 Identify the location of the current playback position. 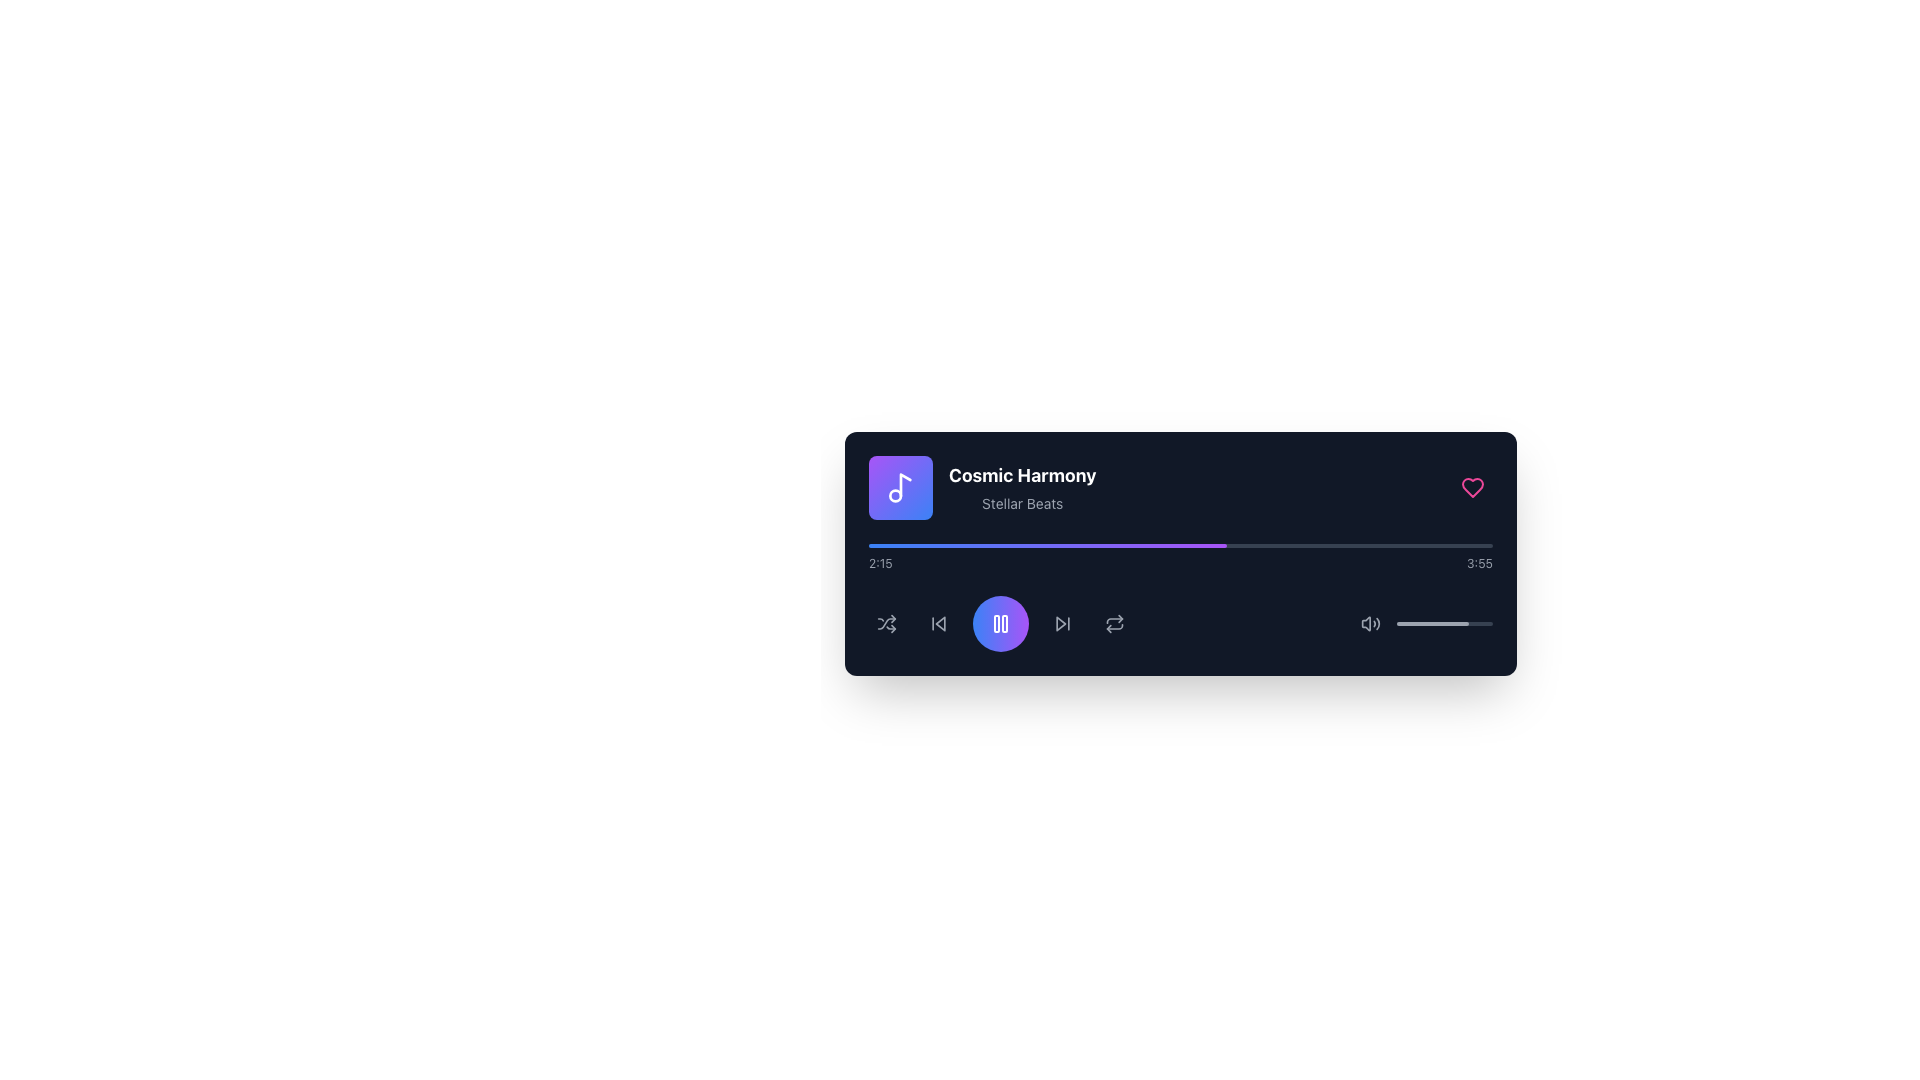
(1131, 546).